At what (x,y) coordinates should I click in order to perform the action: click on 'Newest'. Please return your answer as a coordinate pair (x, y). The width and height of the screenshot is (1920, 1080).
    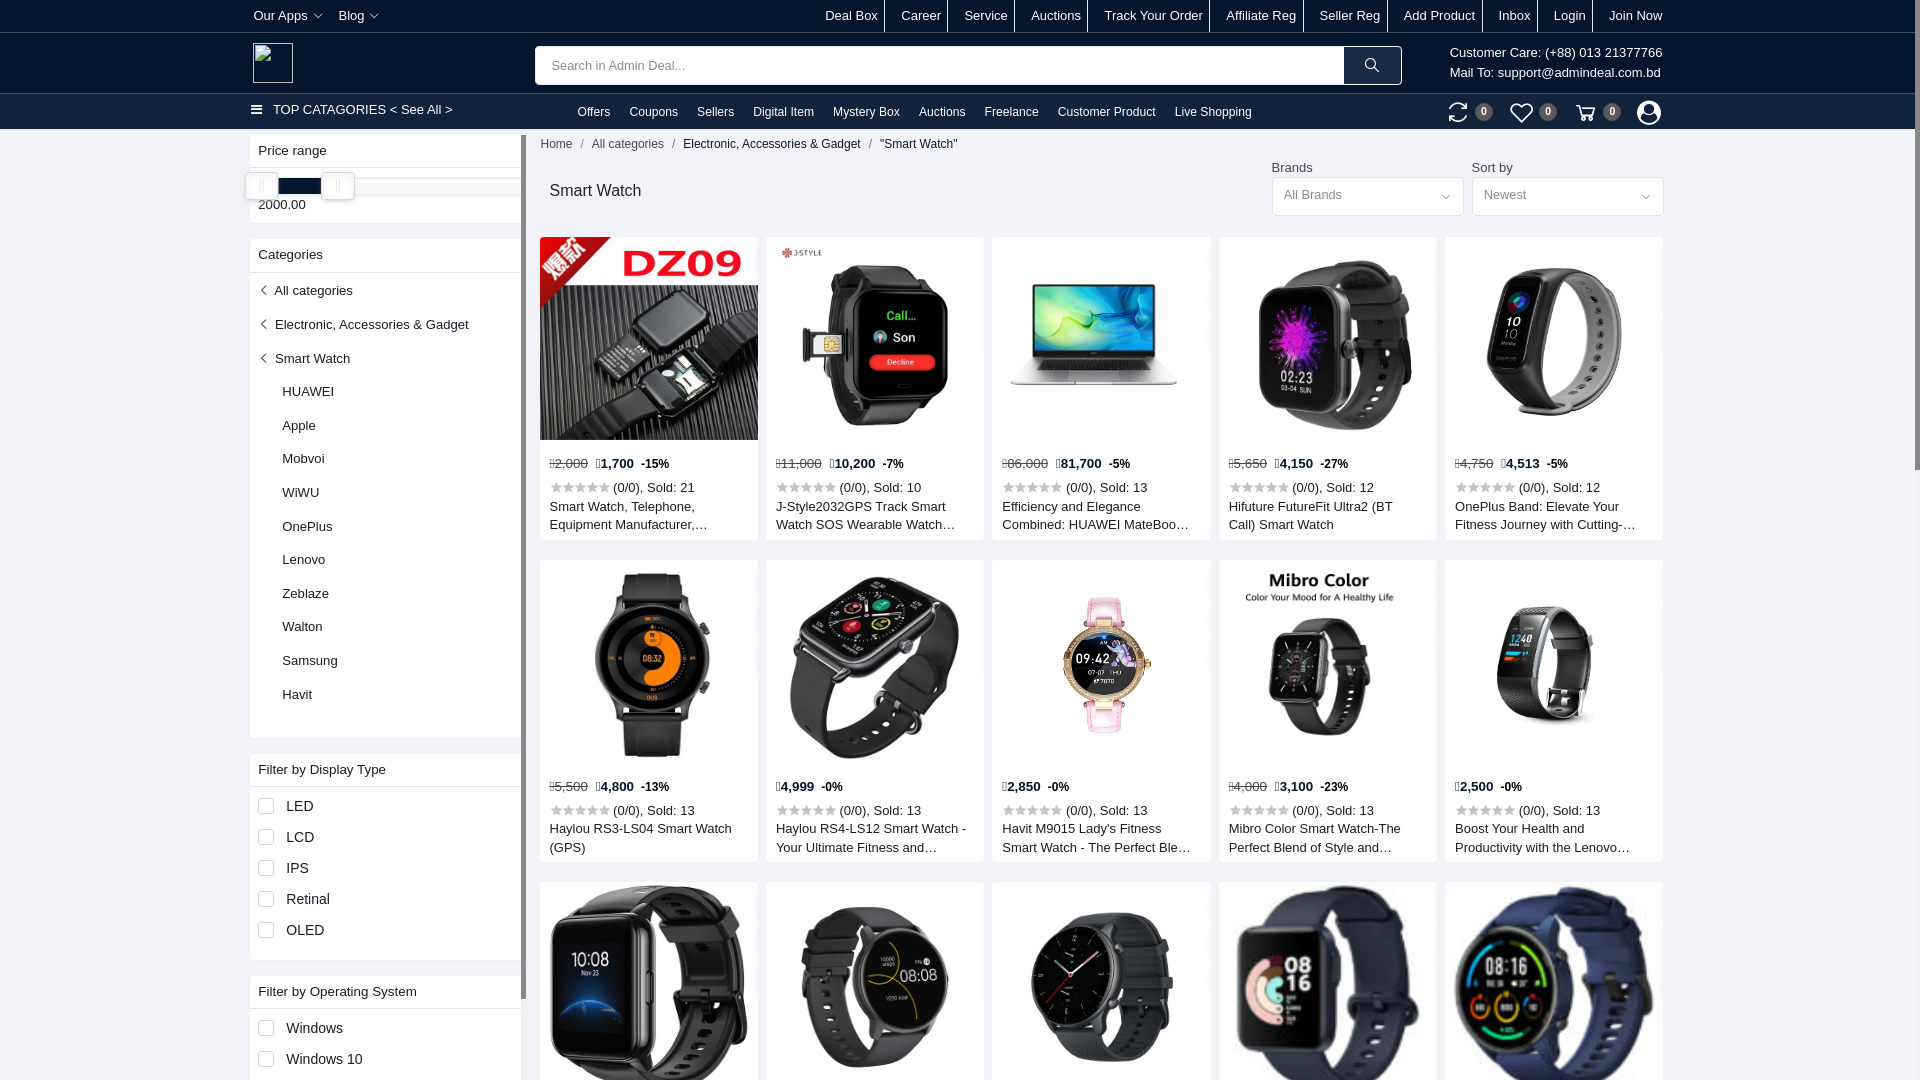
    Looking at the image, I should click on (1472, 196).